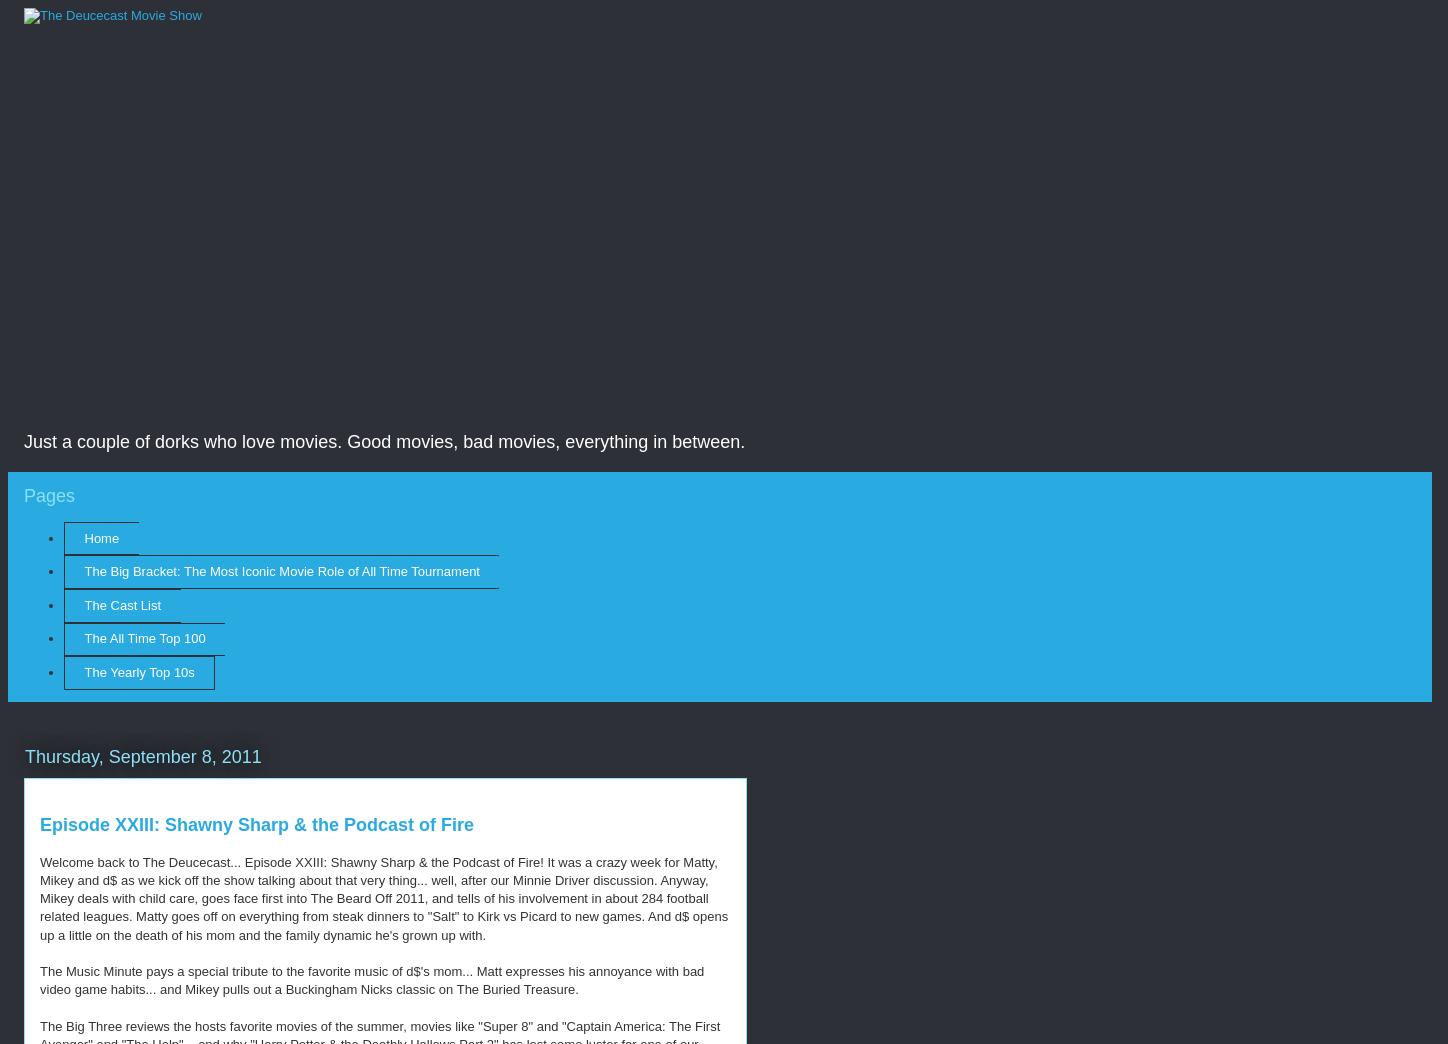 The width and height of the screenshot is (1448, 1044). What do you see at coordinates (142, 755) in the screenshot?
I see `'Thursday, September 8, 2011'` at bounding box center [142, 755].